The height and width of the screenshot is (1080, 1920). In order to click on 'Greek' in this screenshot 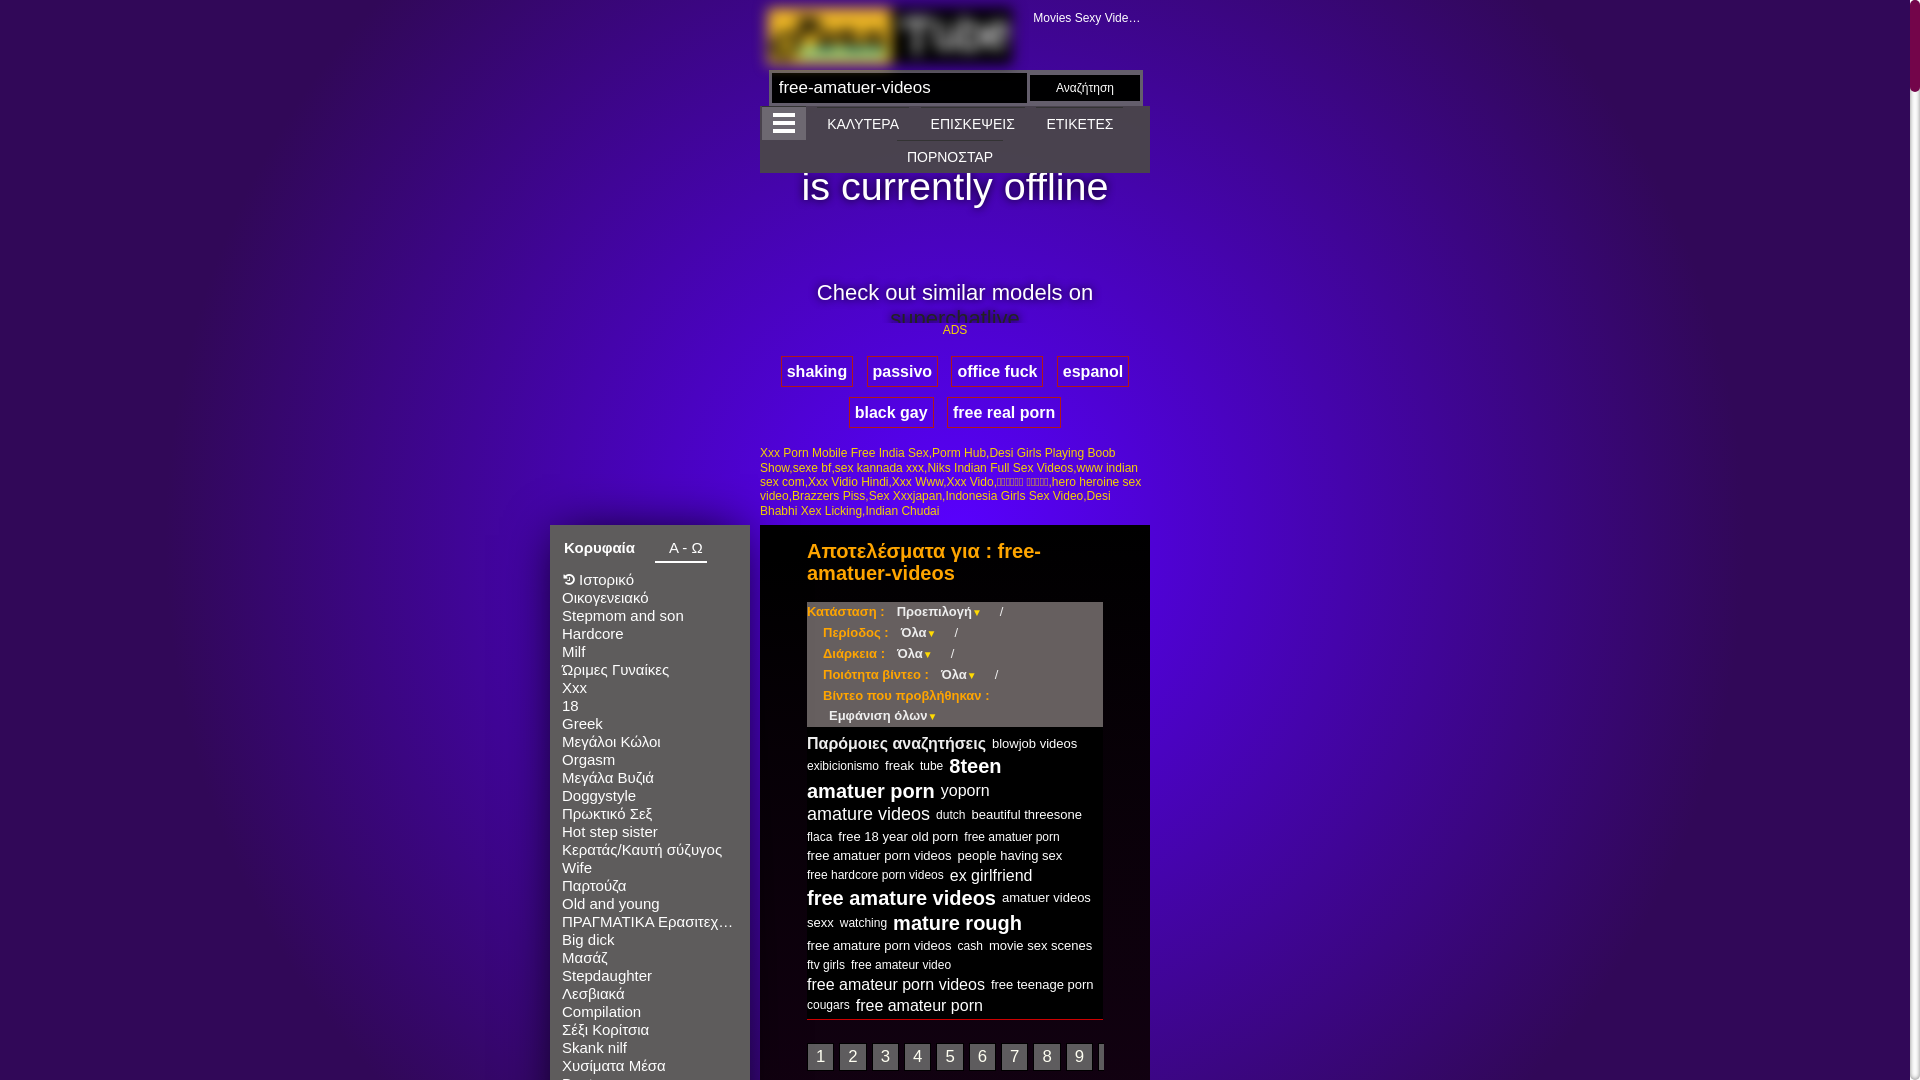, I will do `click(649, 724)`.